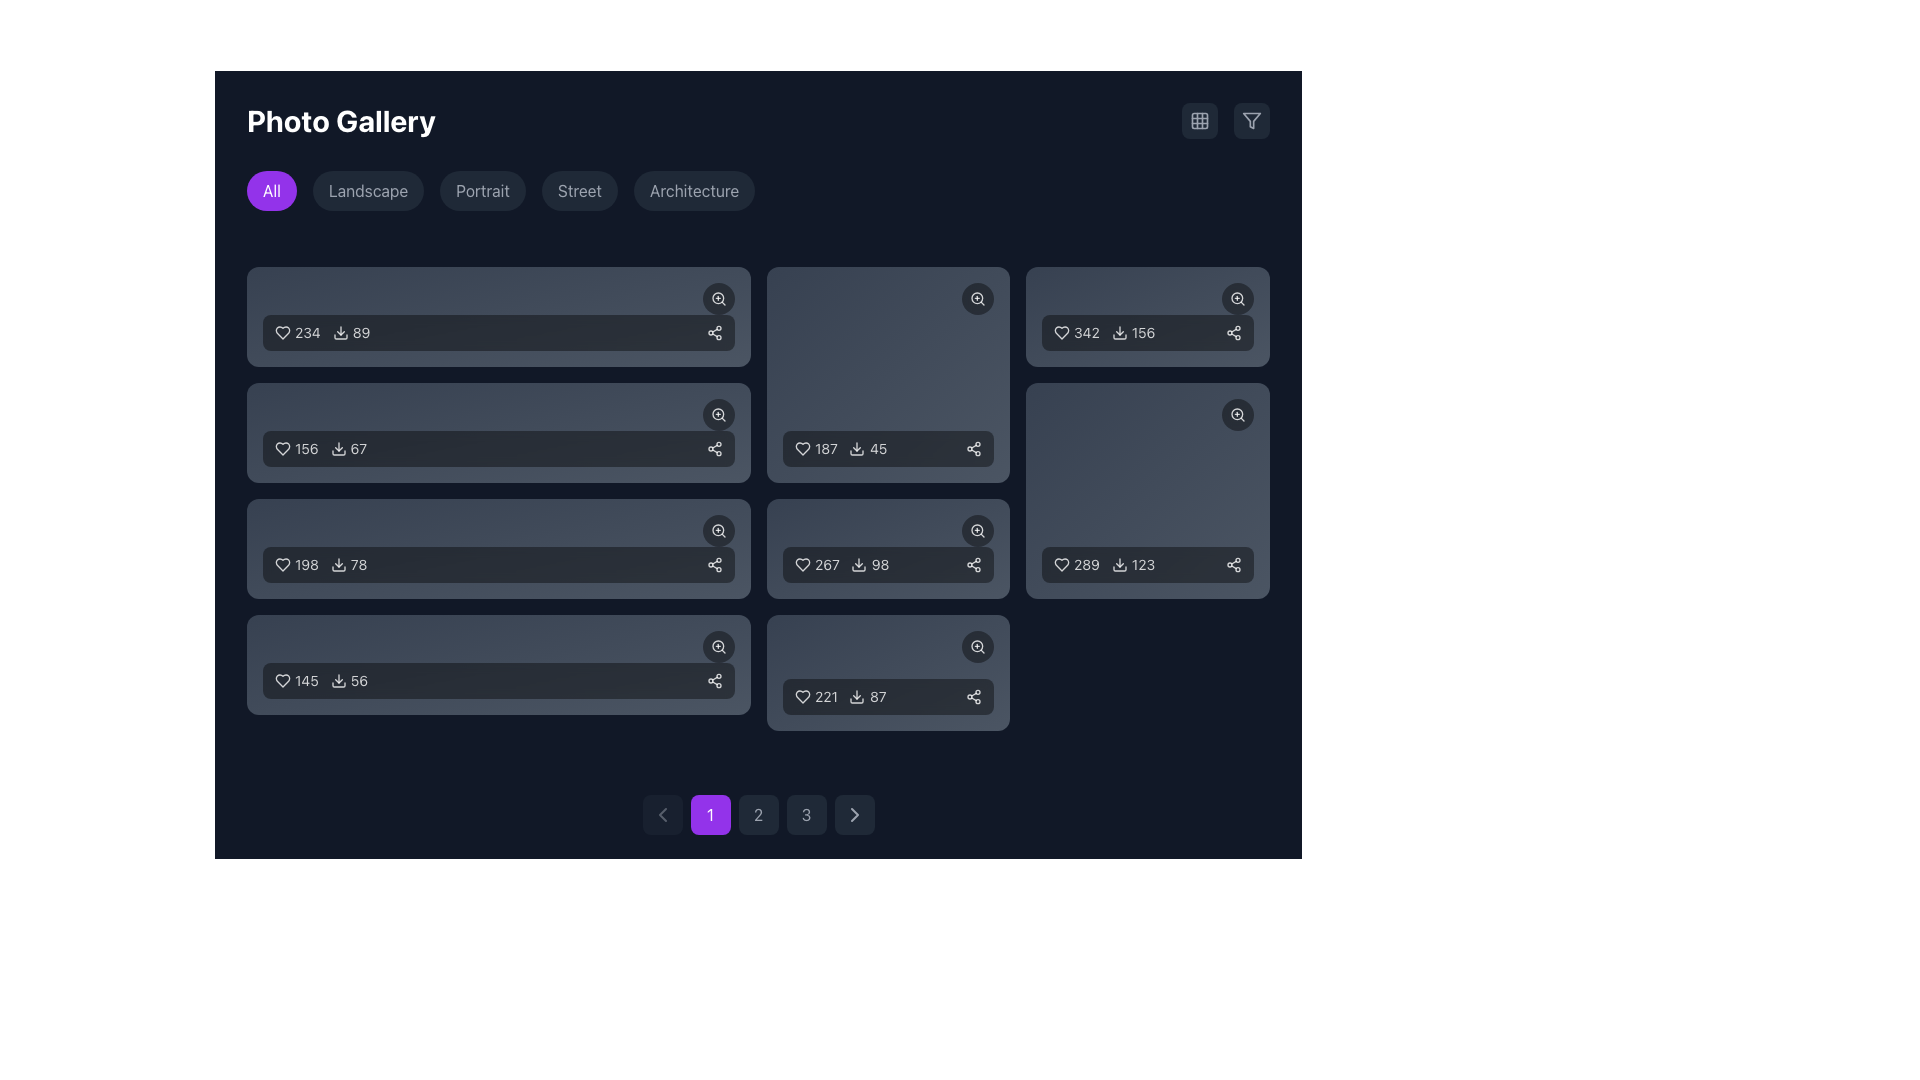 The image size is (1920, 1080). What do you see at coordinates (305, 447) in the screenshot?
I see `the static text display showing the numerical value '156' associated with the heart icon in the second card of the left column` at bounding box center [305, 447].